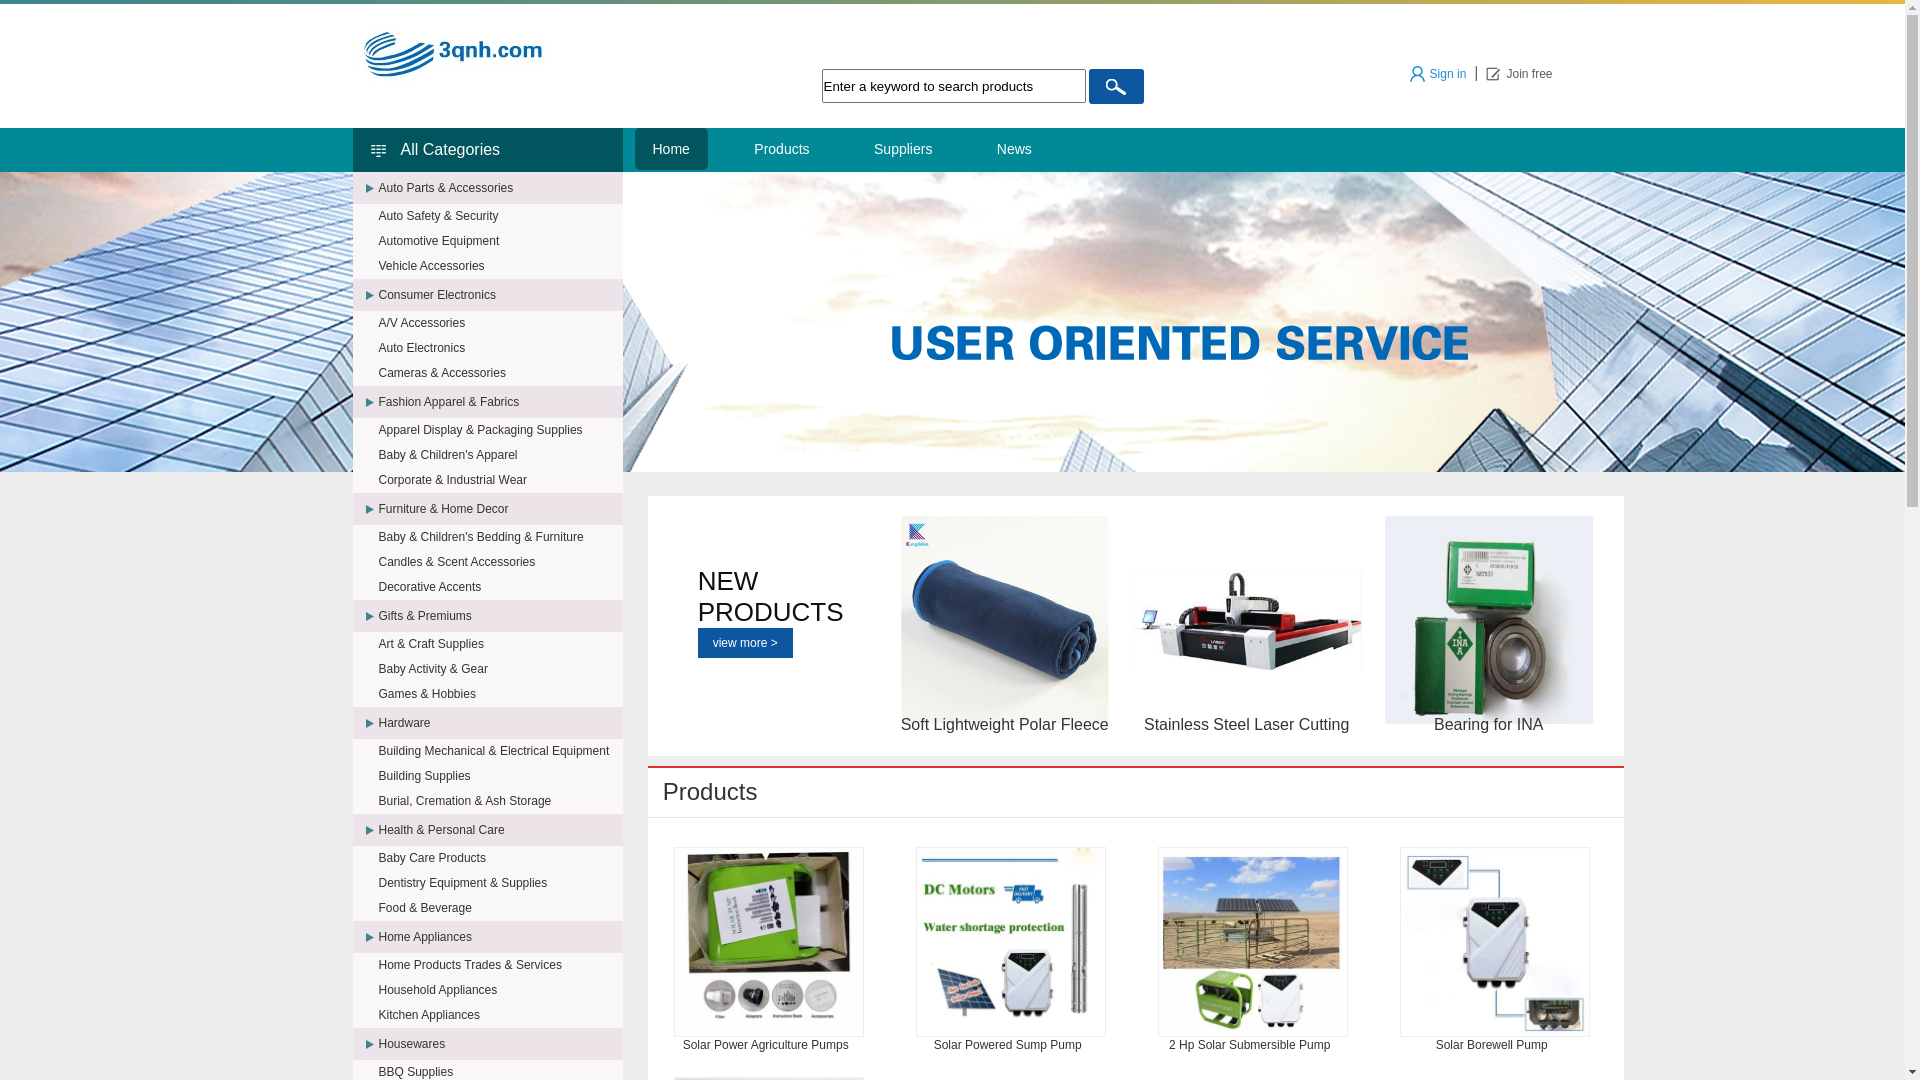 The height and width of the screenshot is (1080, 1920). Describe the element at coordinates (499, 1014) in the screenshot. I see `'Kitchen Appliances'` at that location.